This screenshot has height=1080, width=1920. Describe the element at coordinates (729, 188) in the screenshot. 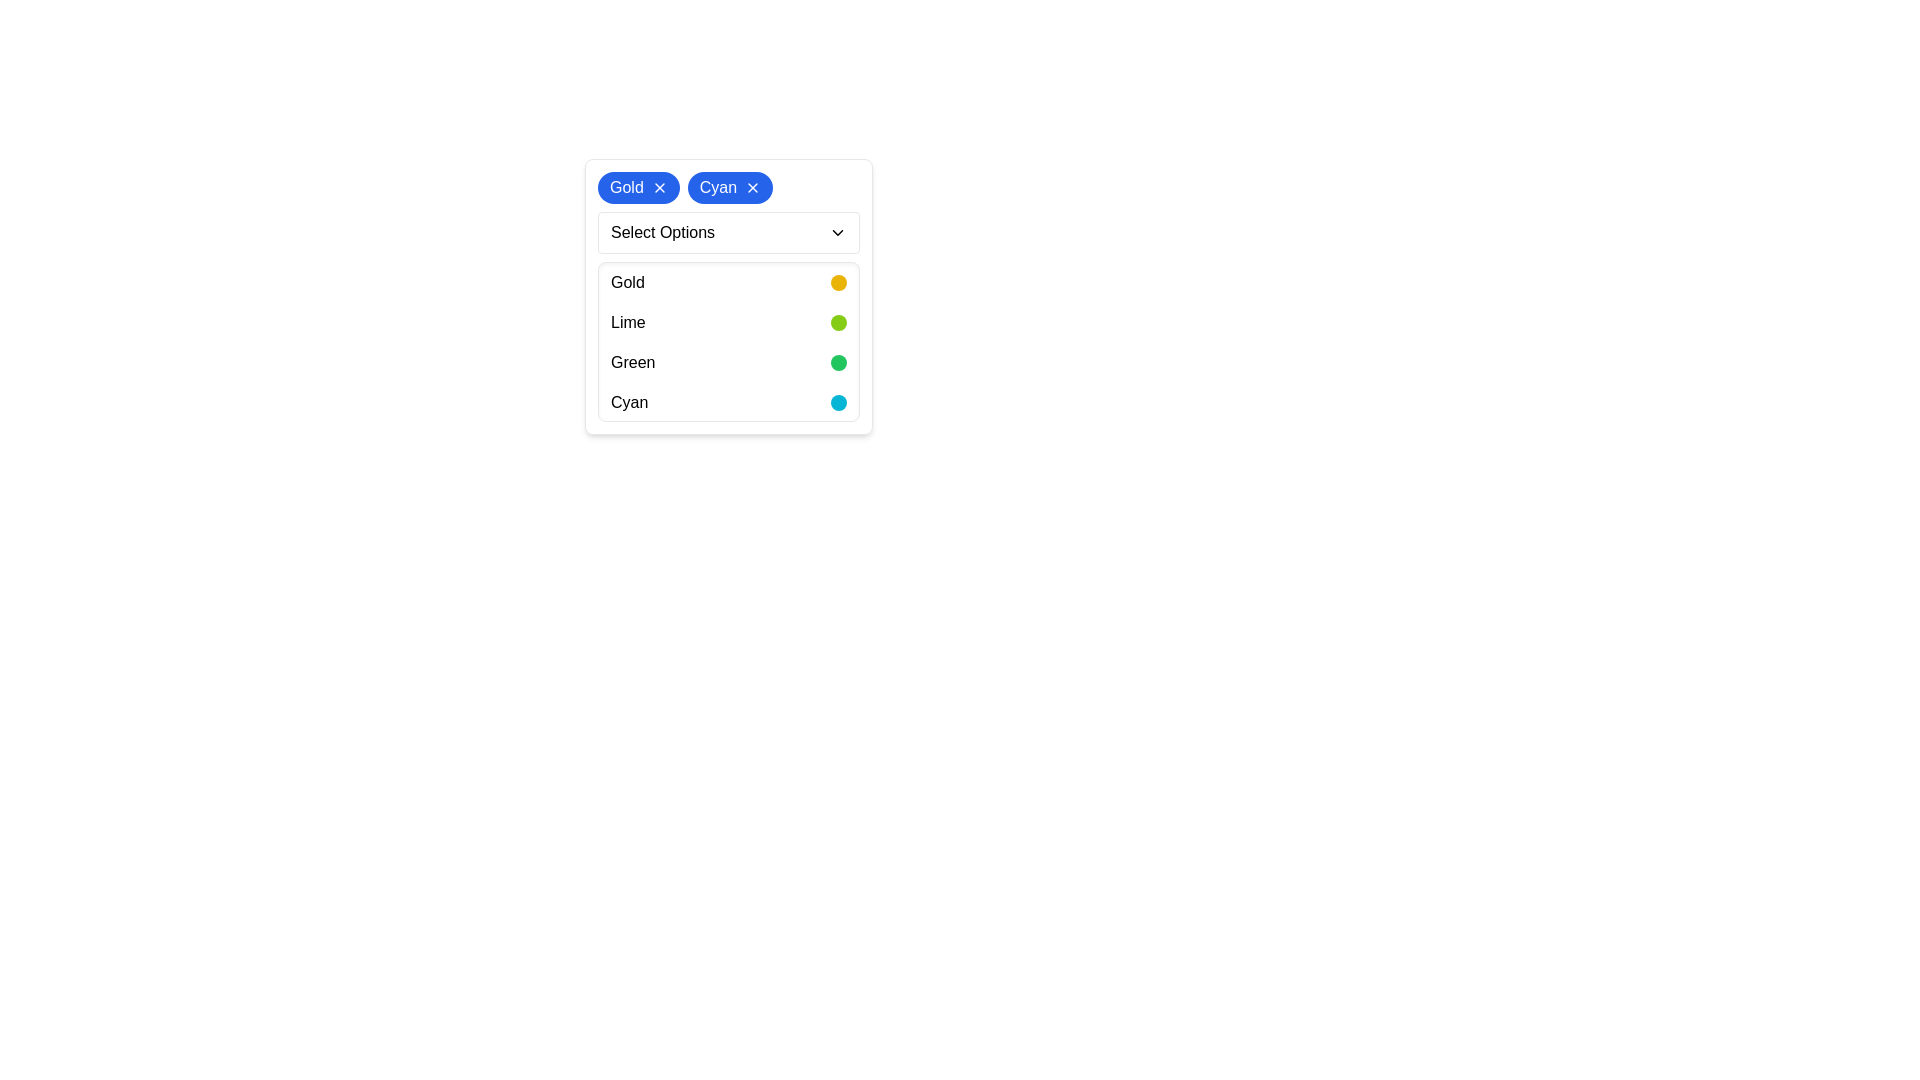

I see `the 'X' icon on the second pill-shaped button` at that location.